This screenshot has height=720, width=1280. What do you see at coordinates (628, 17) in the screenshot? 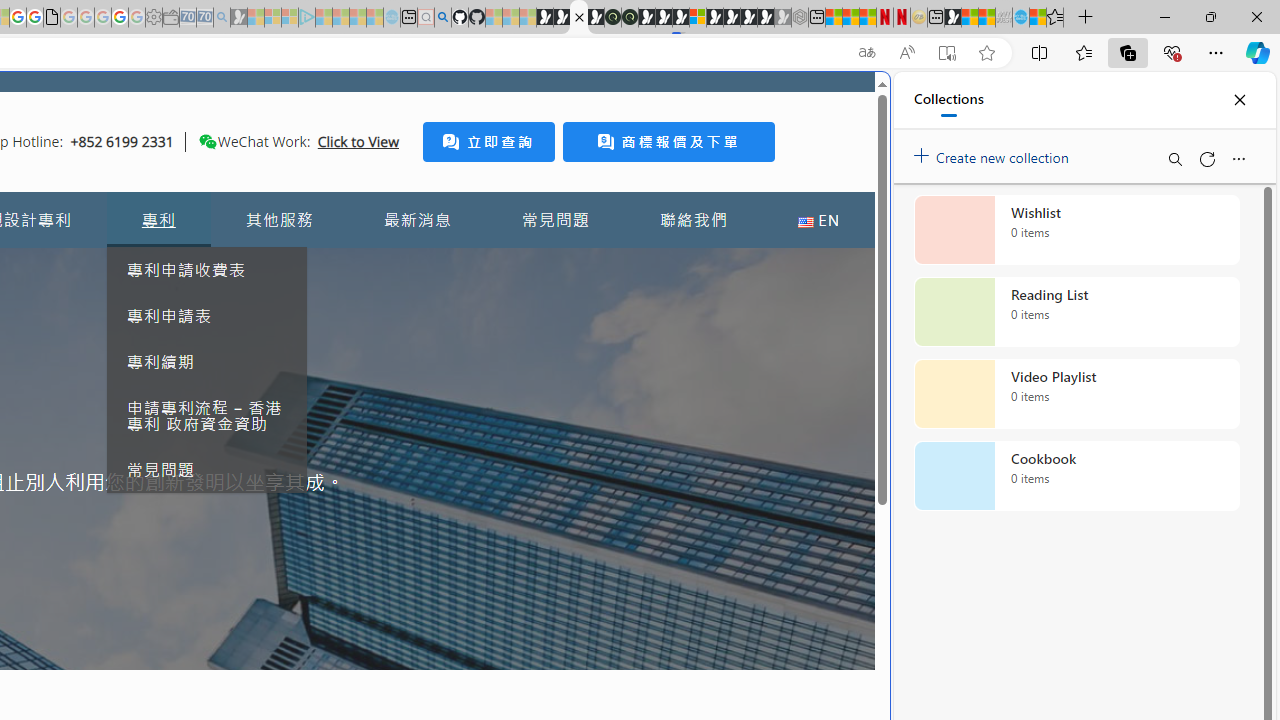
I see `'Future Focus Report 2024'` at bounding box center [628, 17].